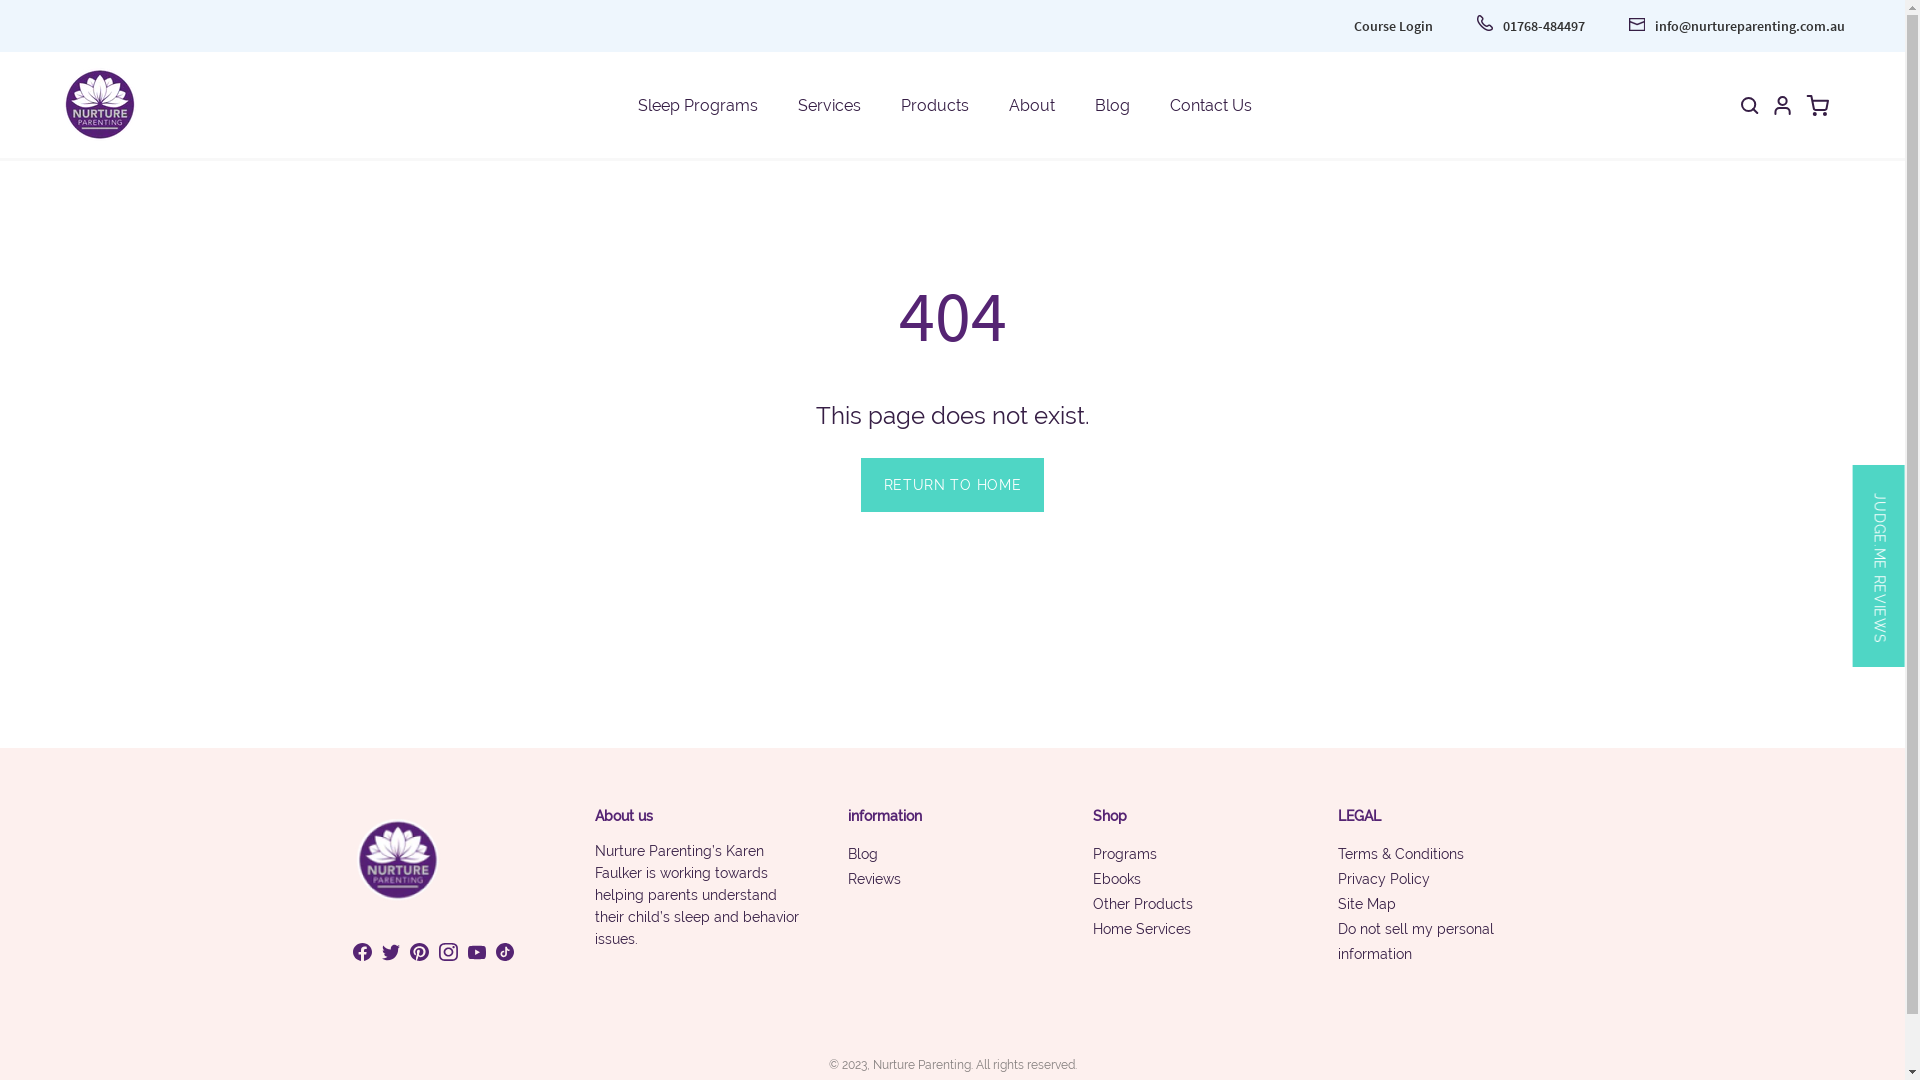 The width and height of the screenshot is (1920, 1080). What do you see at coordinates (863, 853) in the screenshot?
I see `'Blog'` at bounding box center [863, 853].